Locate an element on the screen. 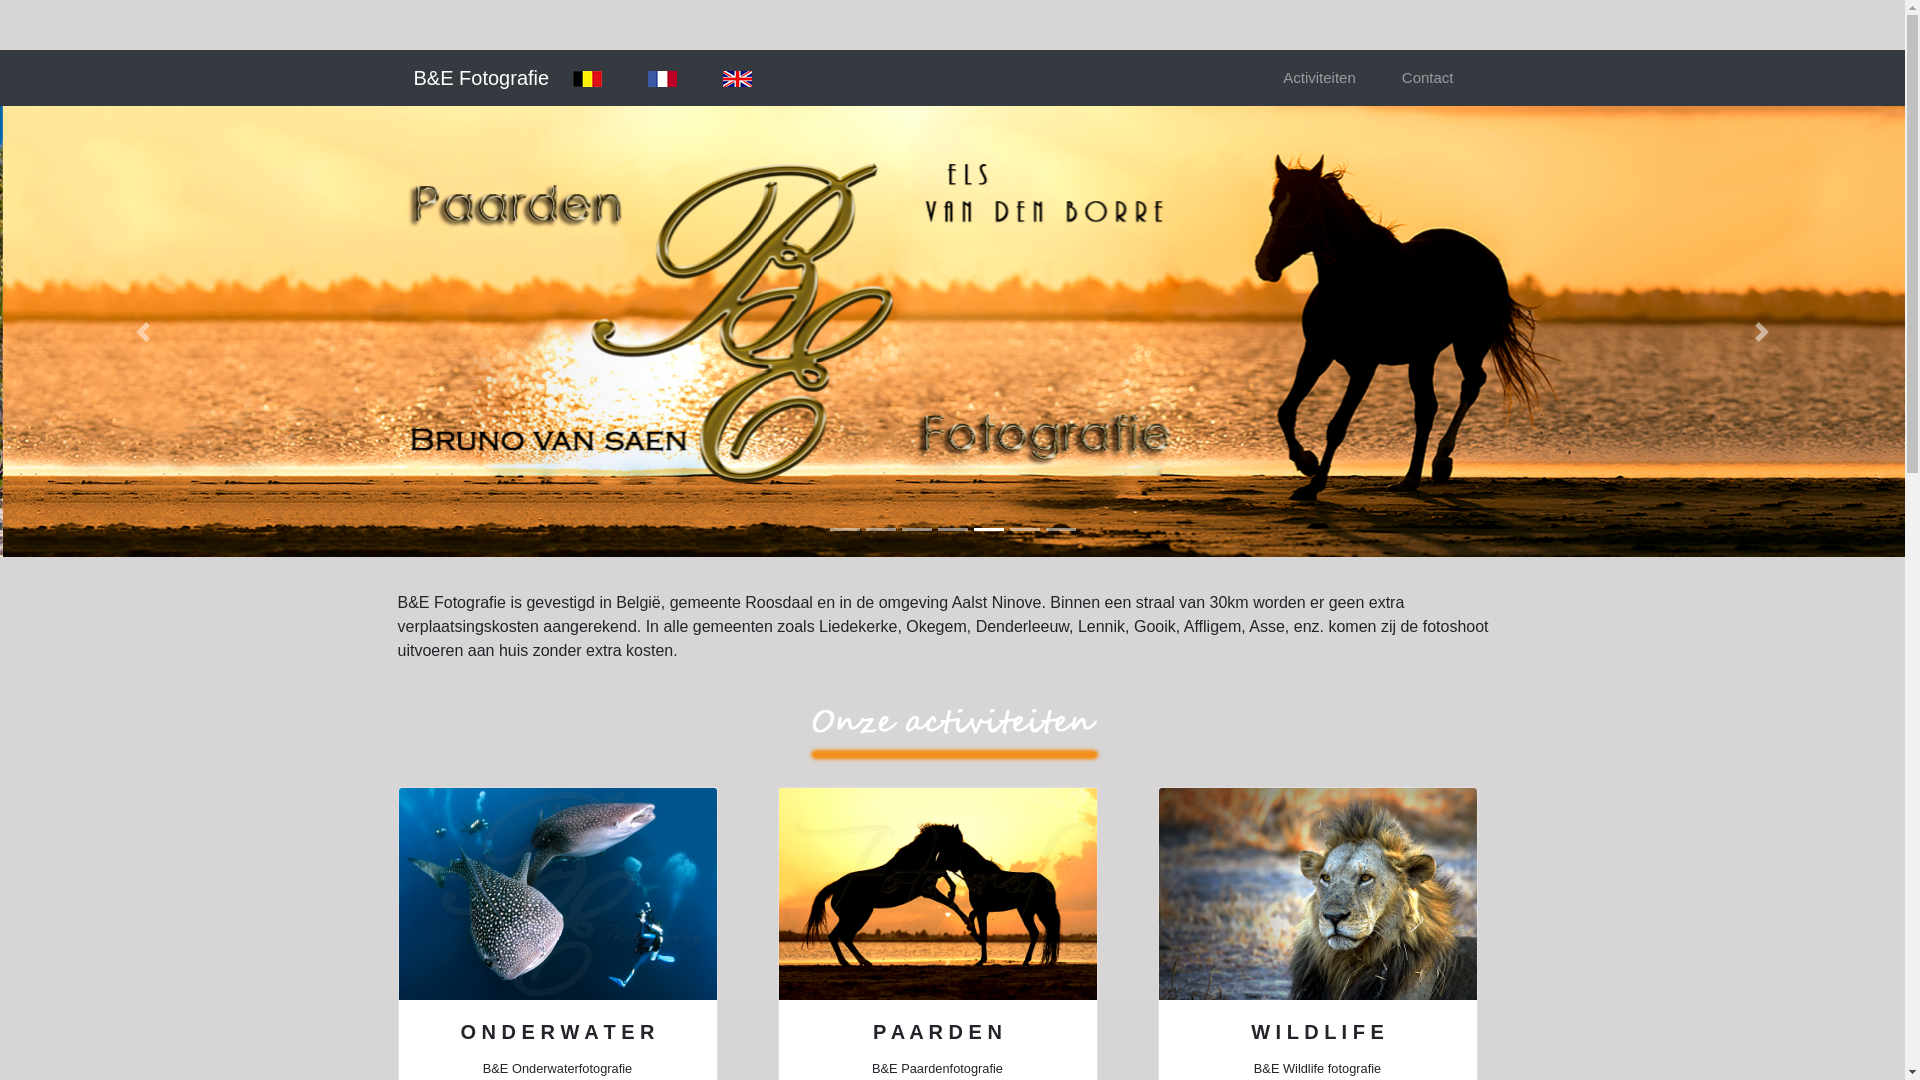 This screenshot has height=1080, width=1920. 'B&E Fotografie' is located at coordinates (481, 76).